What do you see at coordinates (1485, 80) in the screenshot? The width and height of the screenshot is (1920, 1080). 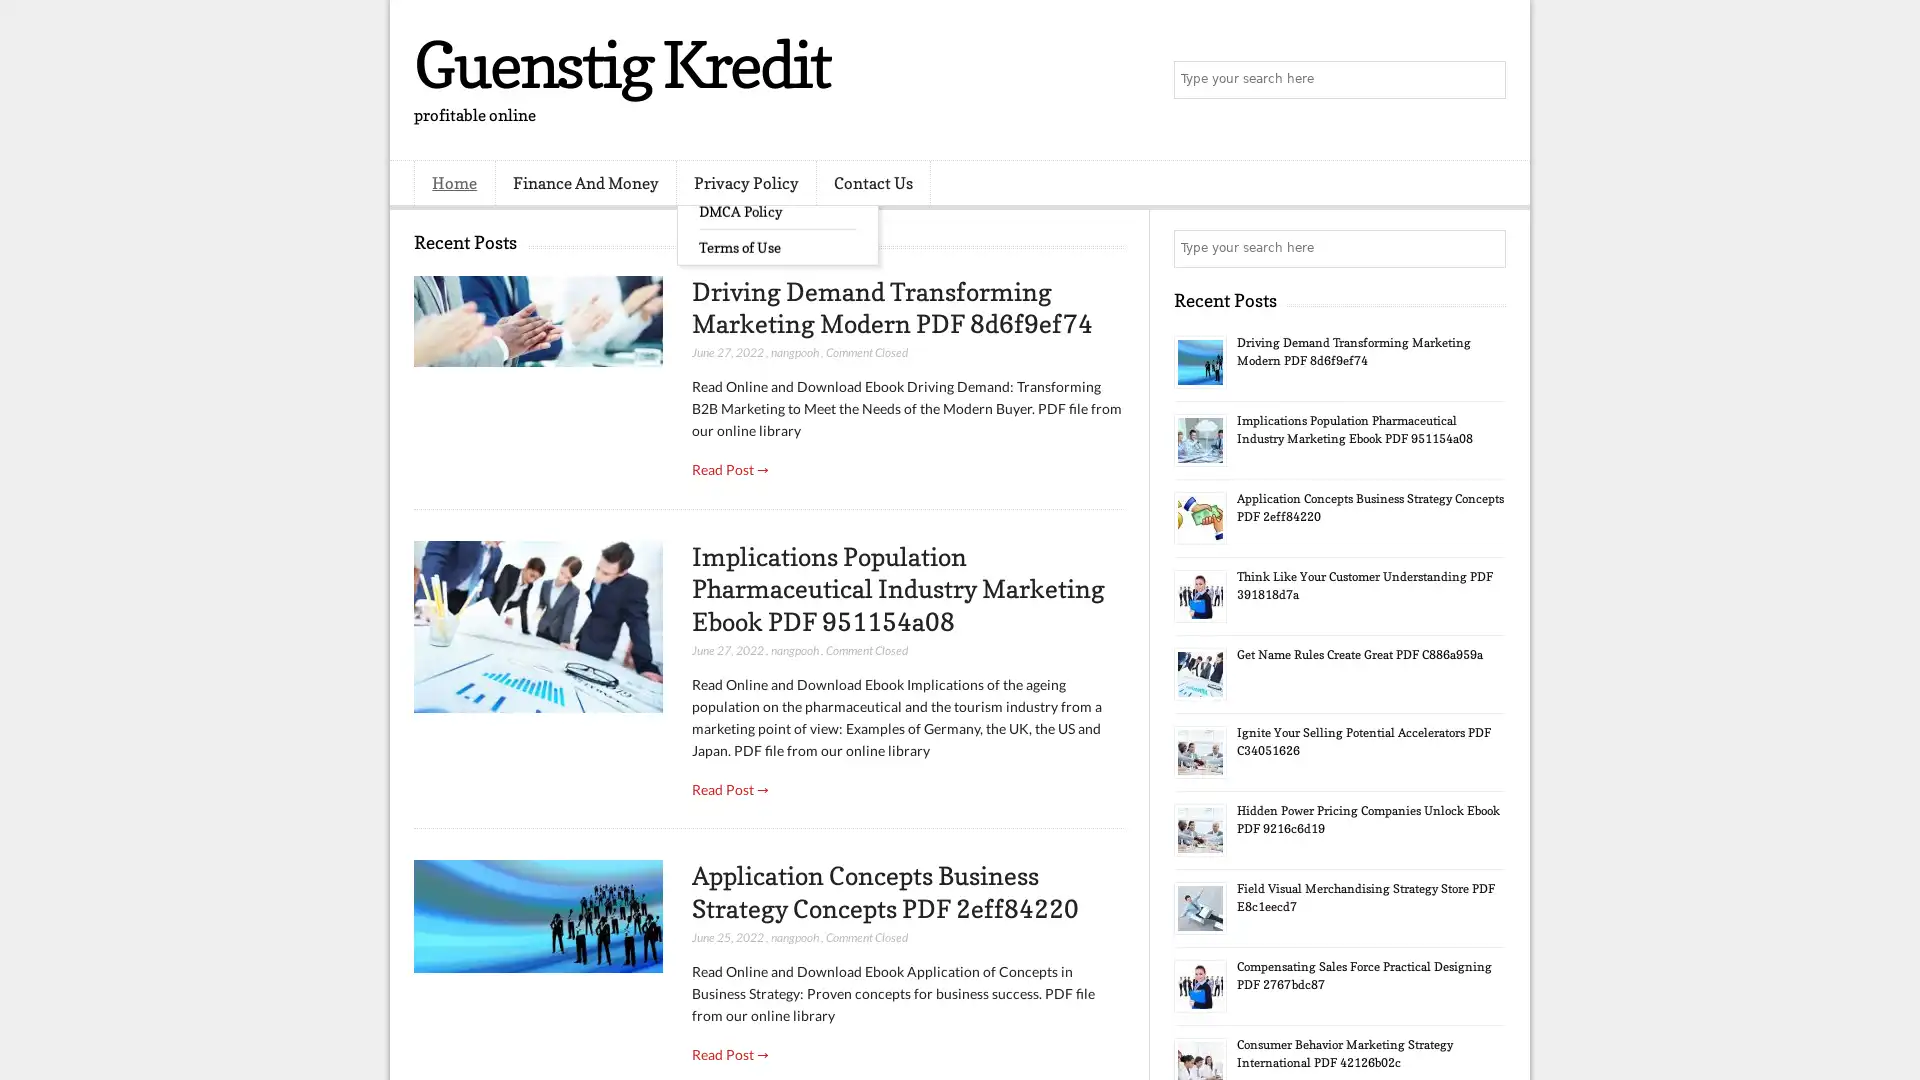 I see `Search` at bounding box center [1485, 80].